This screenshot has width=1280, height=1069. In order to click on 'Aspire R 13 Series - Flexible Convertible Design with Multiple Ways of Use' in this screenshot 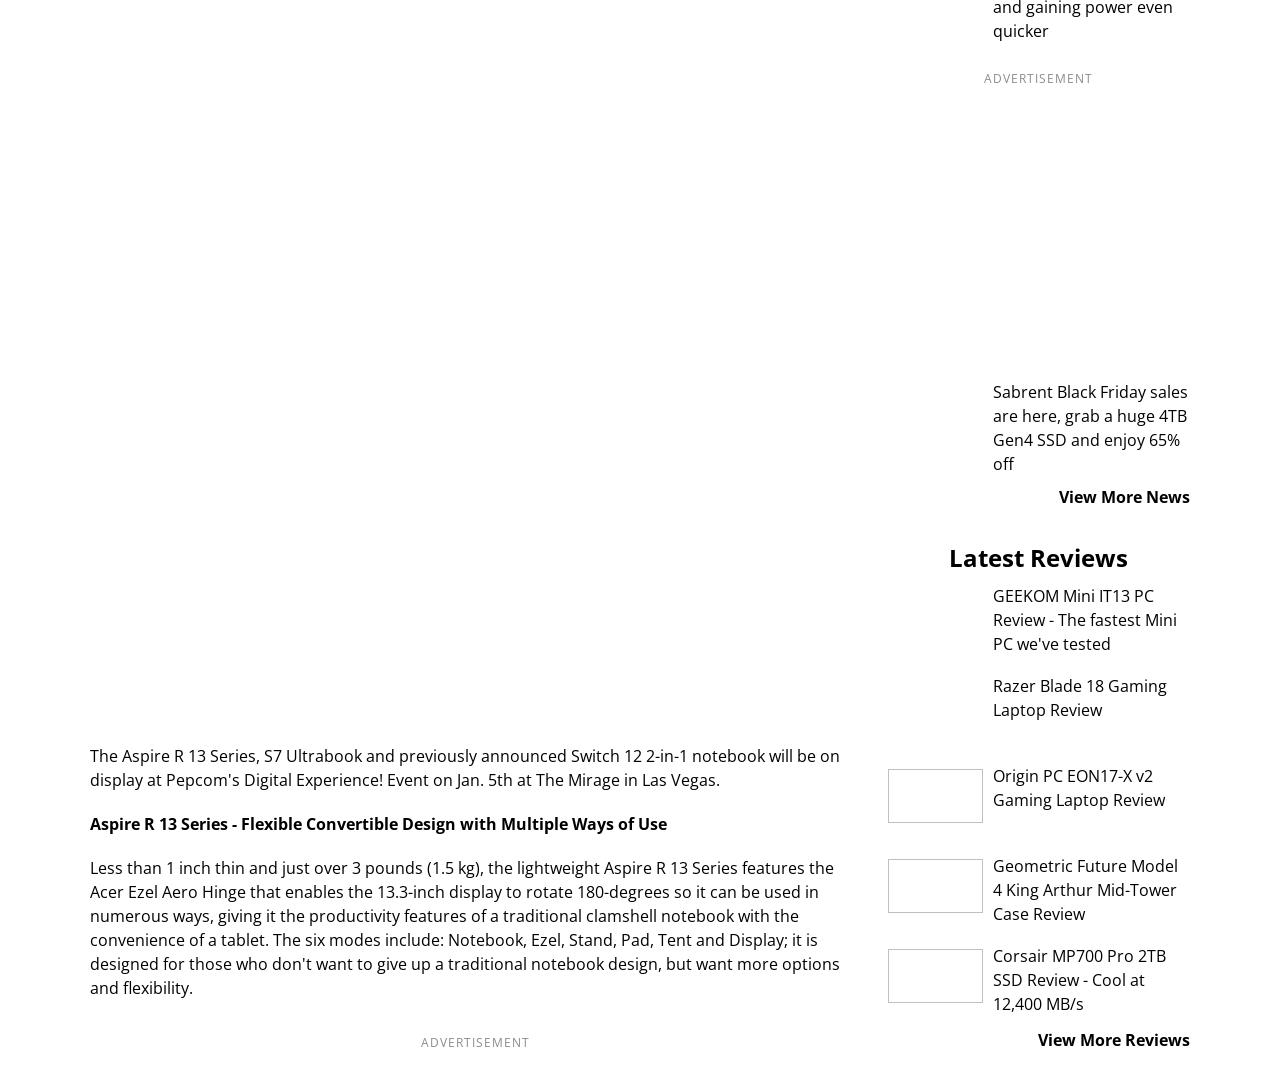, I will do `click(378, 823)`.